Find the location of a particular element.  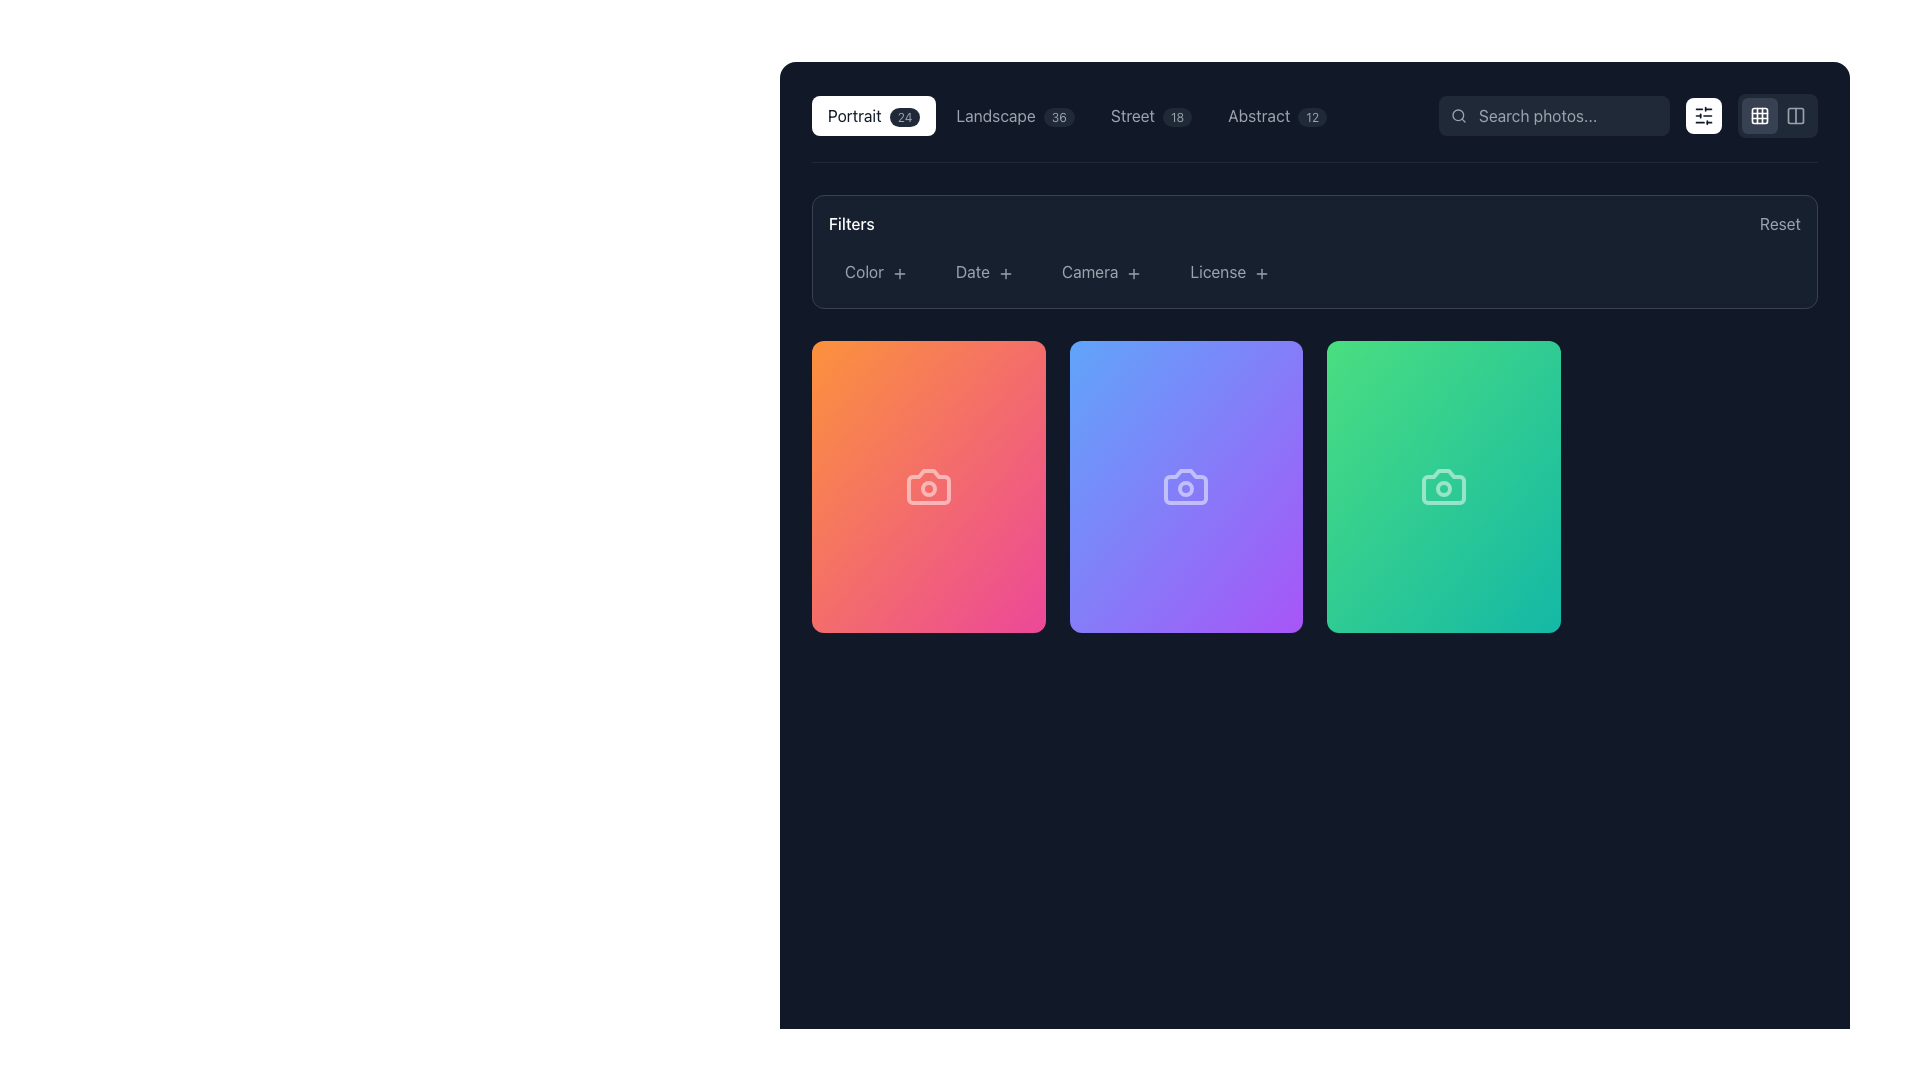

the gray magnifying glass icon, which serves as the search functionality located at the left end of the 'Search photos...' input field at the top right corner of the page is located at coordinates (1459, 115).